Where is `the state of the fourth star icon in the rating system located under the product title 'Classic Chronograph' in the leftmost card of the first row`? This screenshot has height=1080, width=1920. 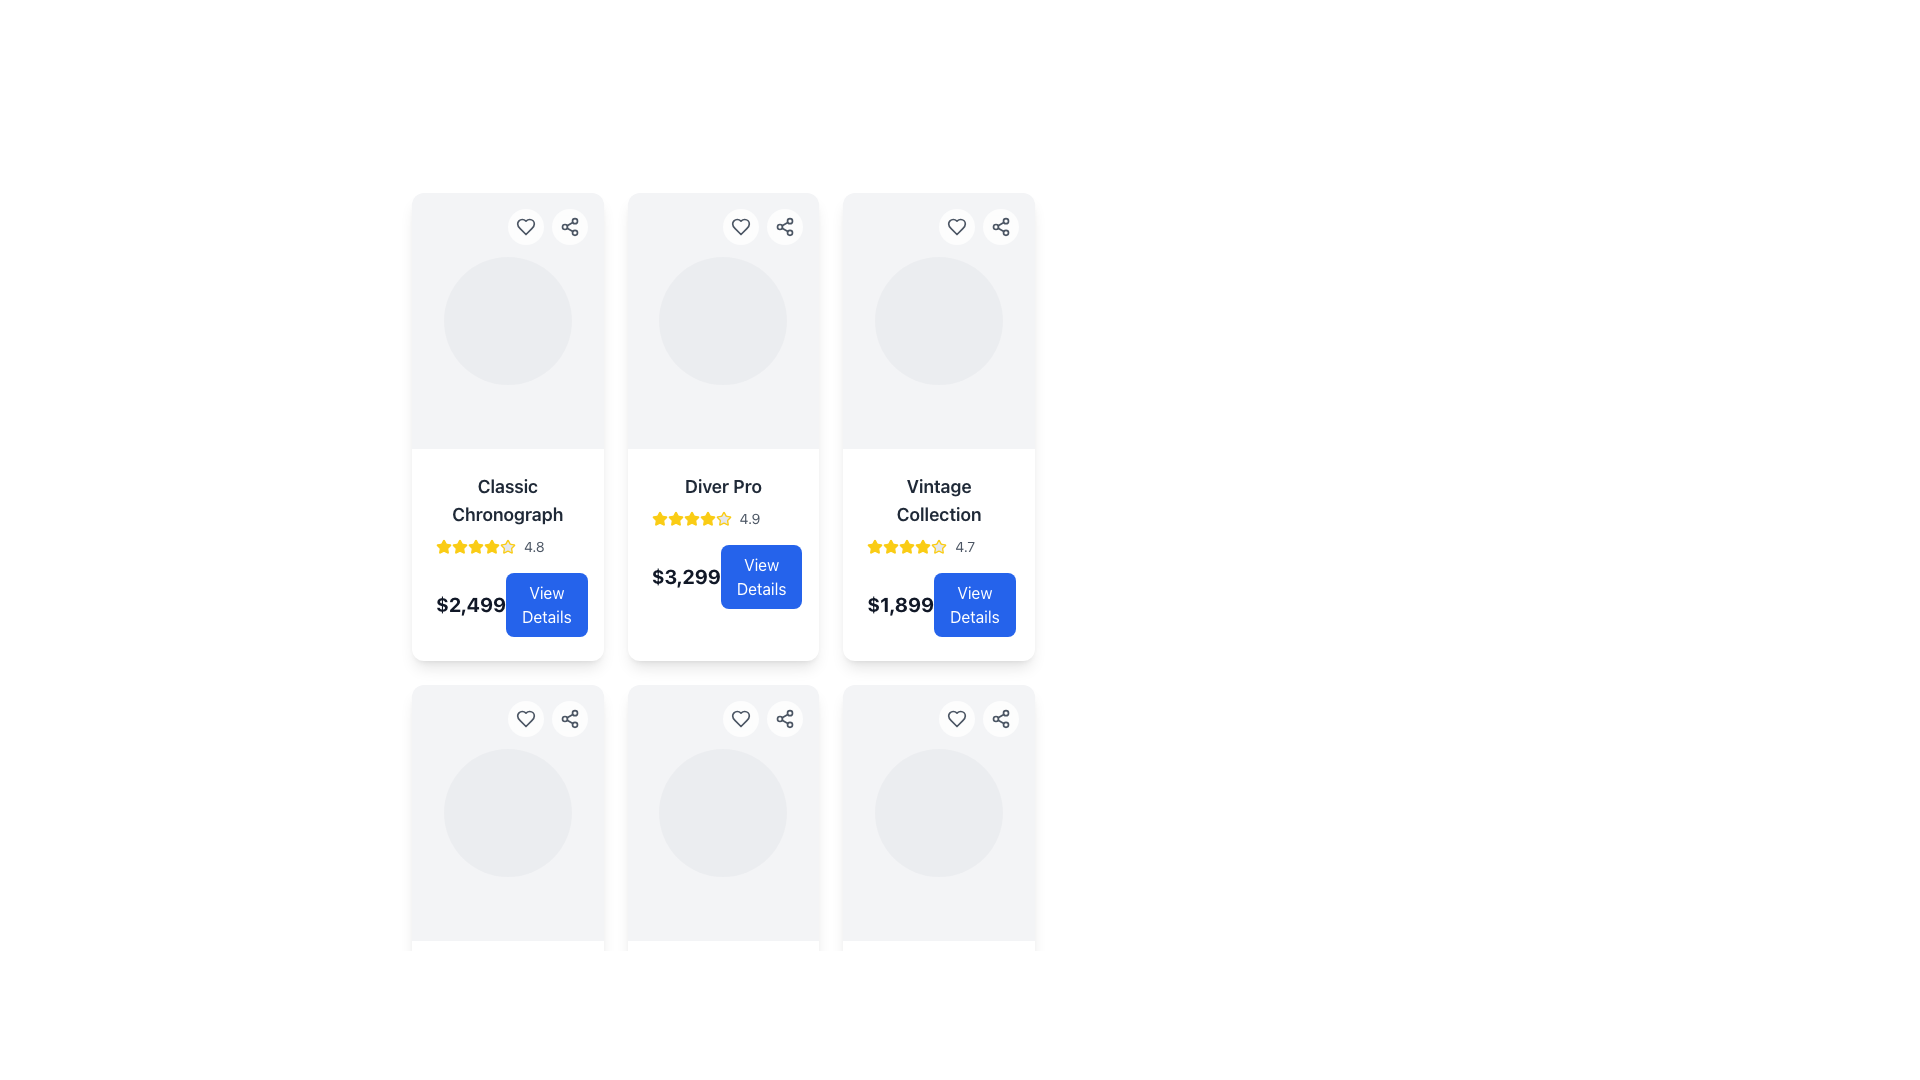
the state of the fourth star icon in the rating system located under the product title 'Classic Chronograph' in the leftmost card of the first row is located at coordinates (474, 546).